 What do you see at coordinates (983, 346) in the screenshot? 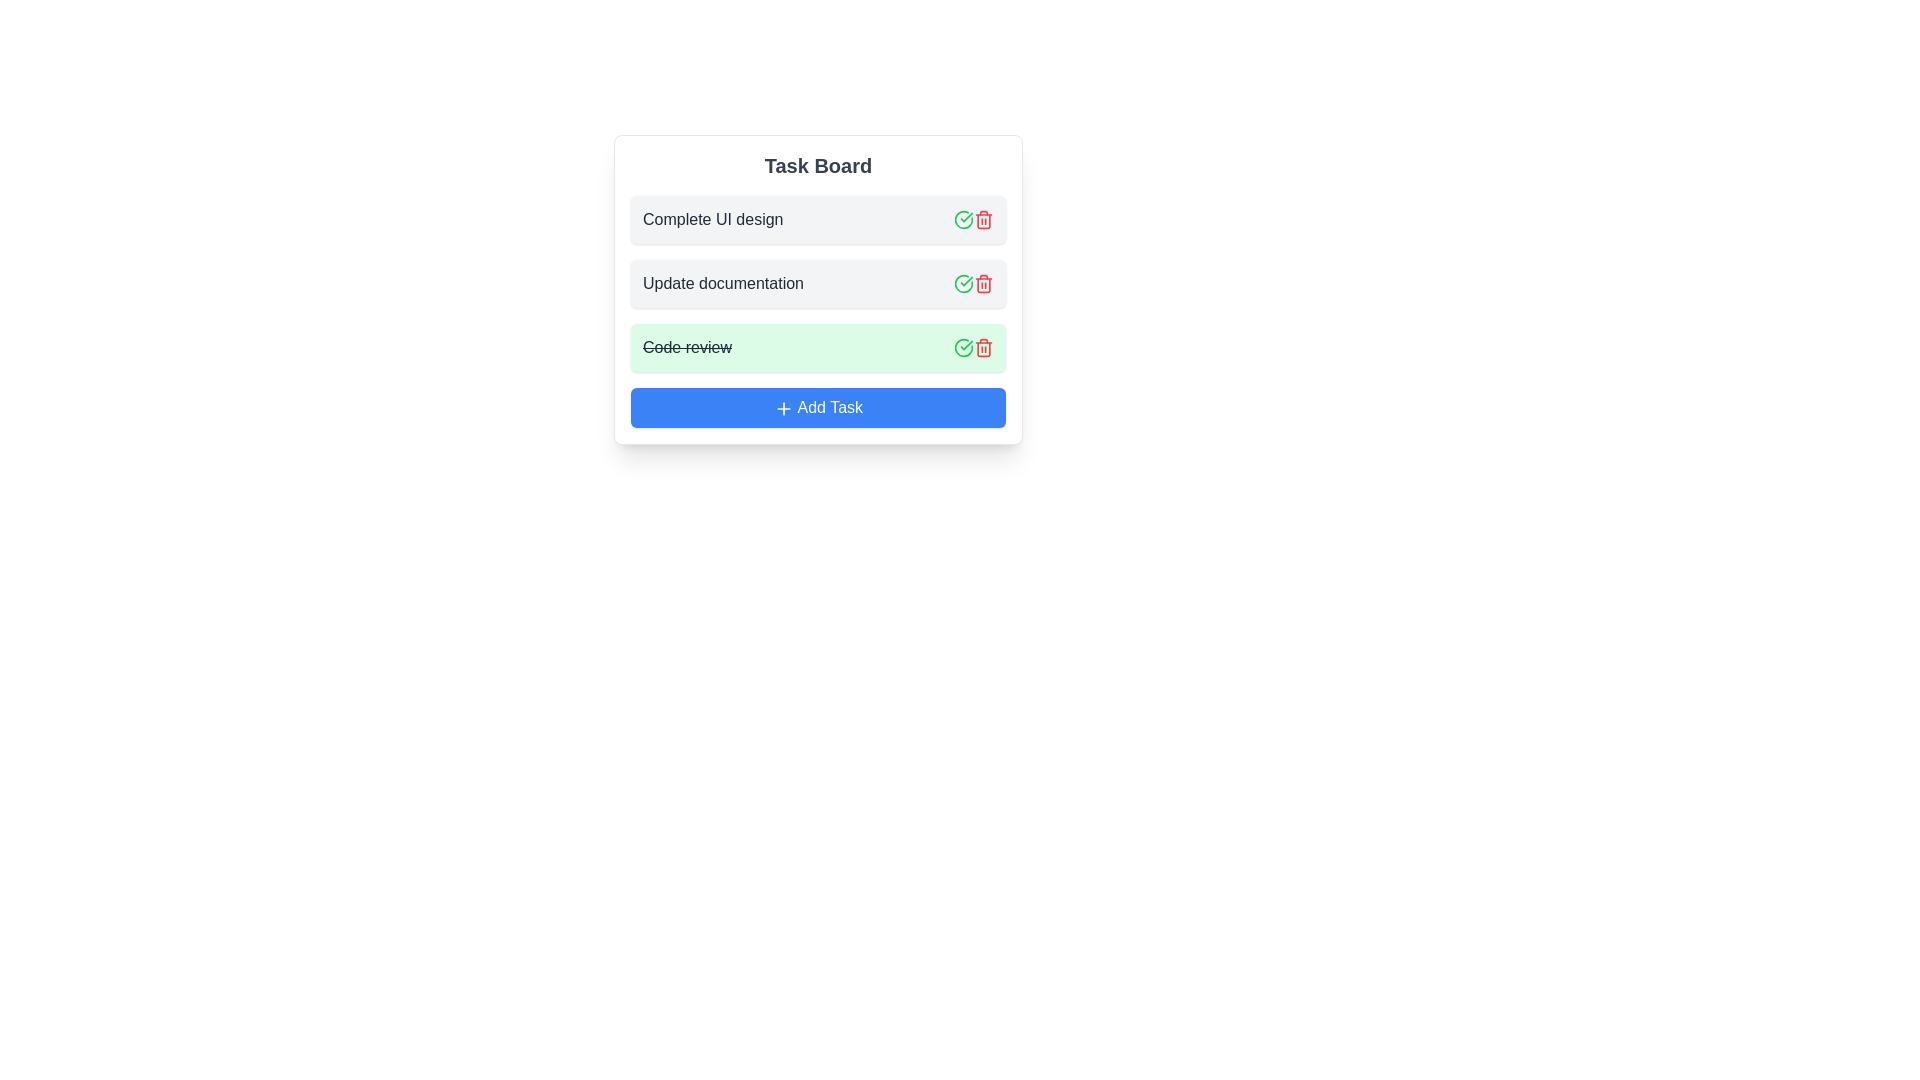
I see `the trash bin icon button, which is styled in red and positioned to the right of the 'Code review' task in the list. This action will display potential hints or changes in styling` at bounding box center [983, 346].